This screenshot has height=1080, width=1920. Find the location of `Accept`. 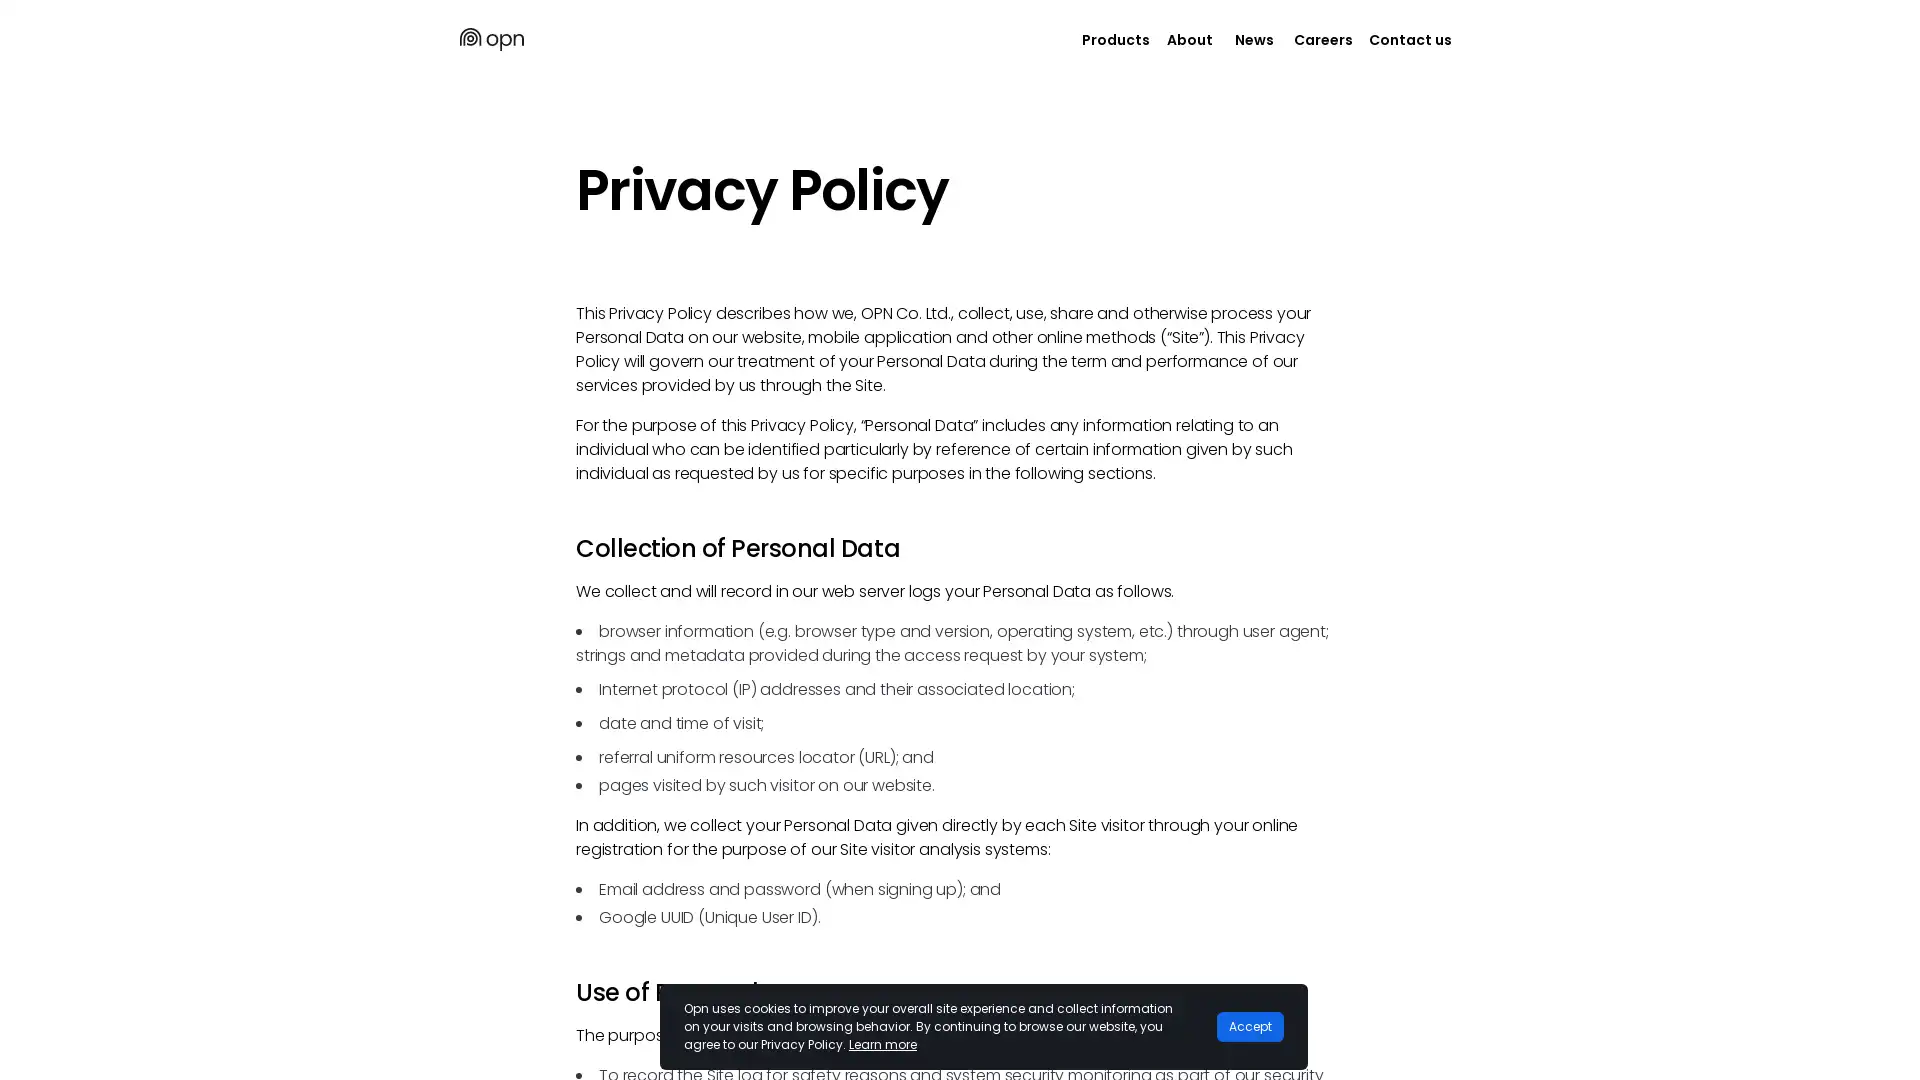

Accept is located at coordinates (1249, 1026).